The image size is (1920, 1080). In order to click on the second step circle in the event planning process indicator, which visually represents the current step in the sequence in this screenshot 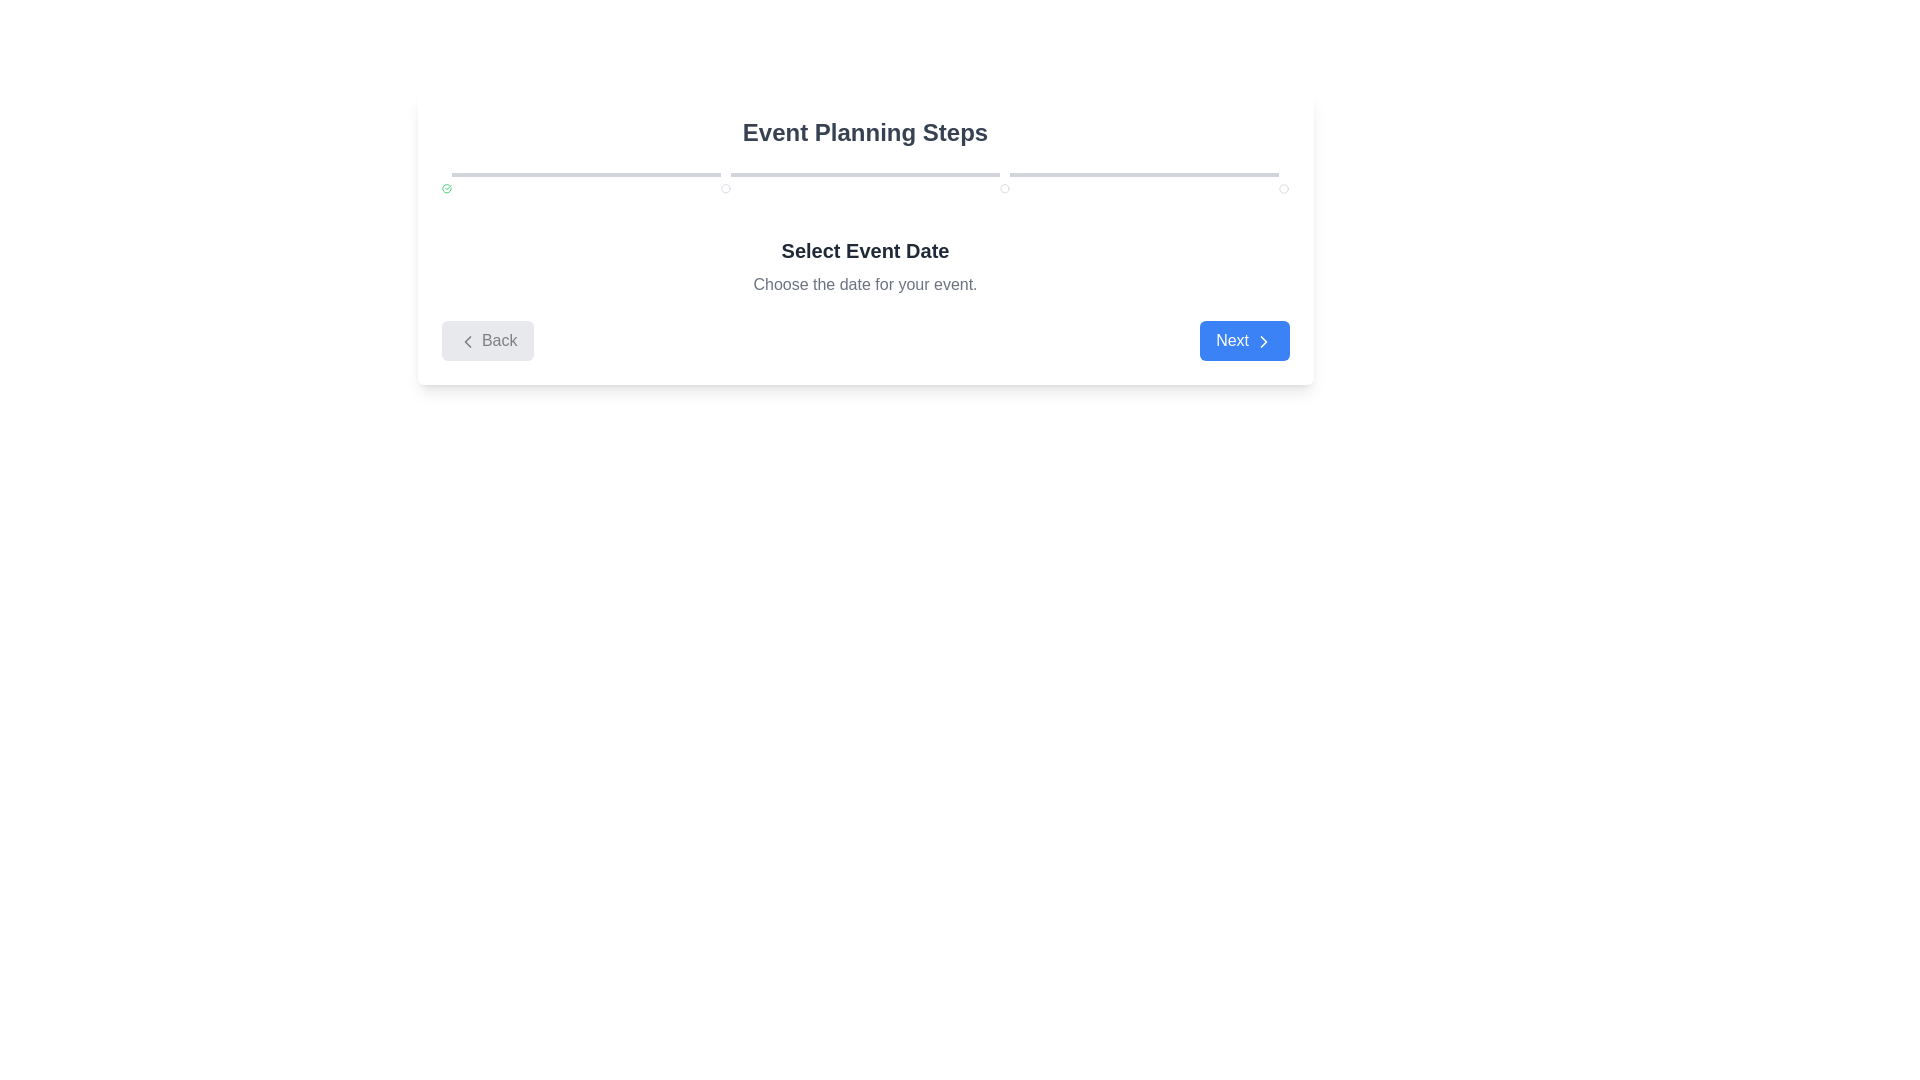, I will do `click(724, 189)`.